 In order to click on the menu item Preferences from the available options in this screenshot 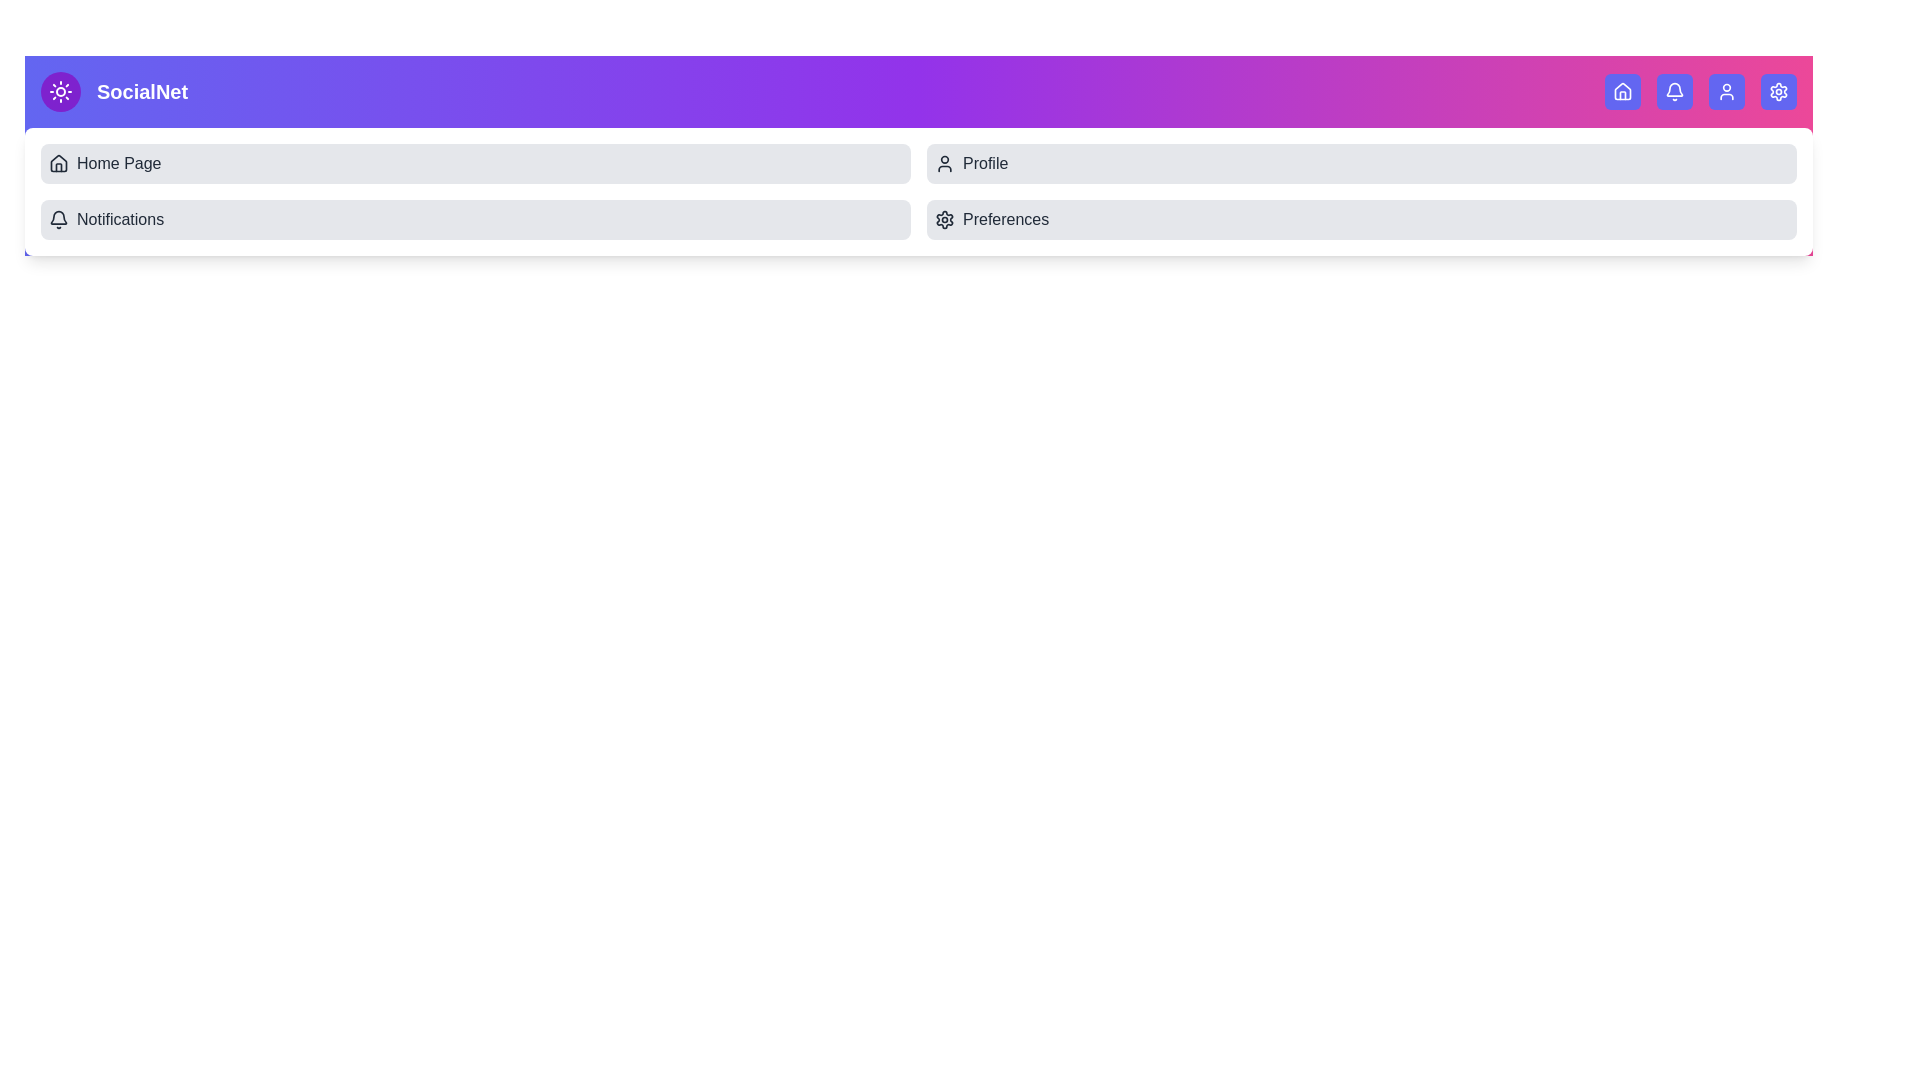, I will do `click(1361, 219)`.